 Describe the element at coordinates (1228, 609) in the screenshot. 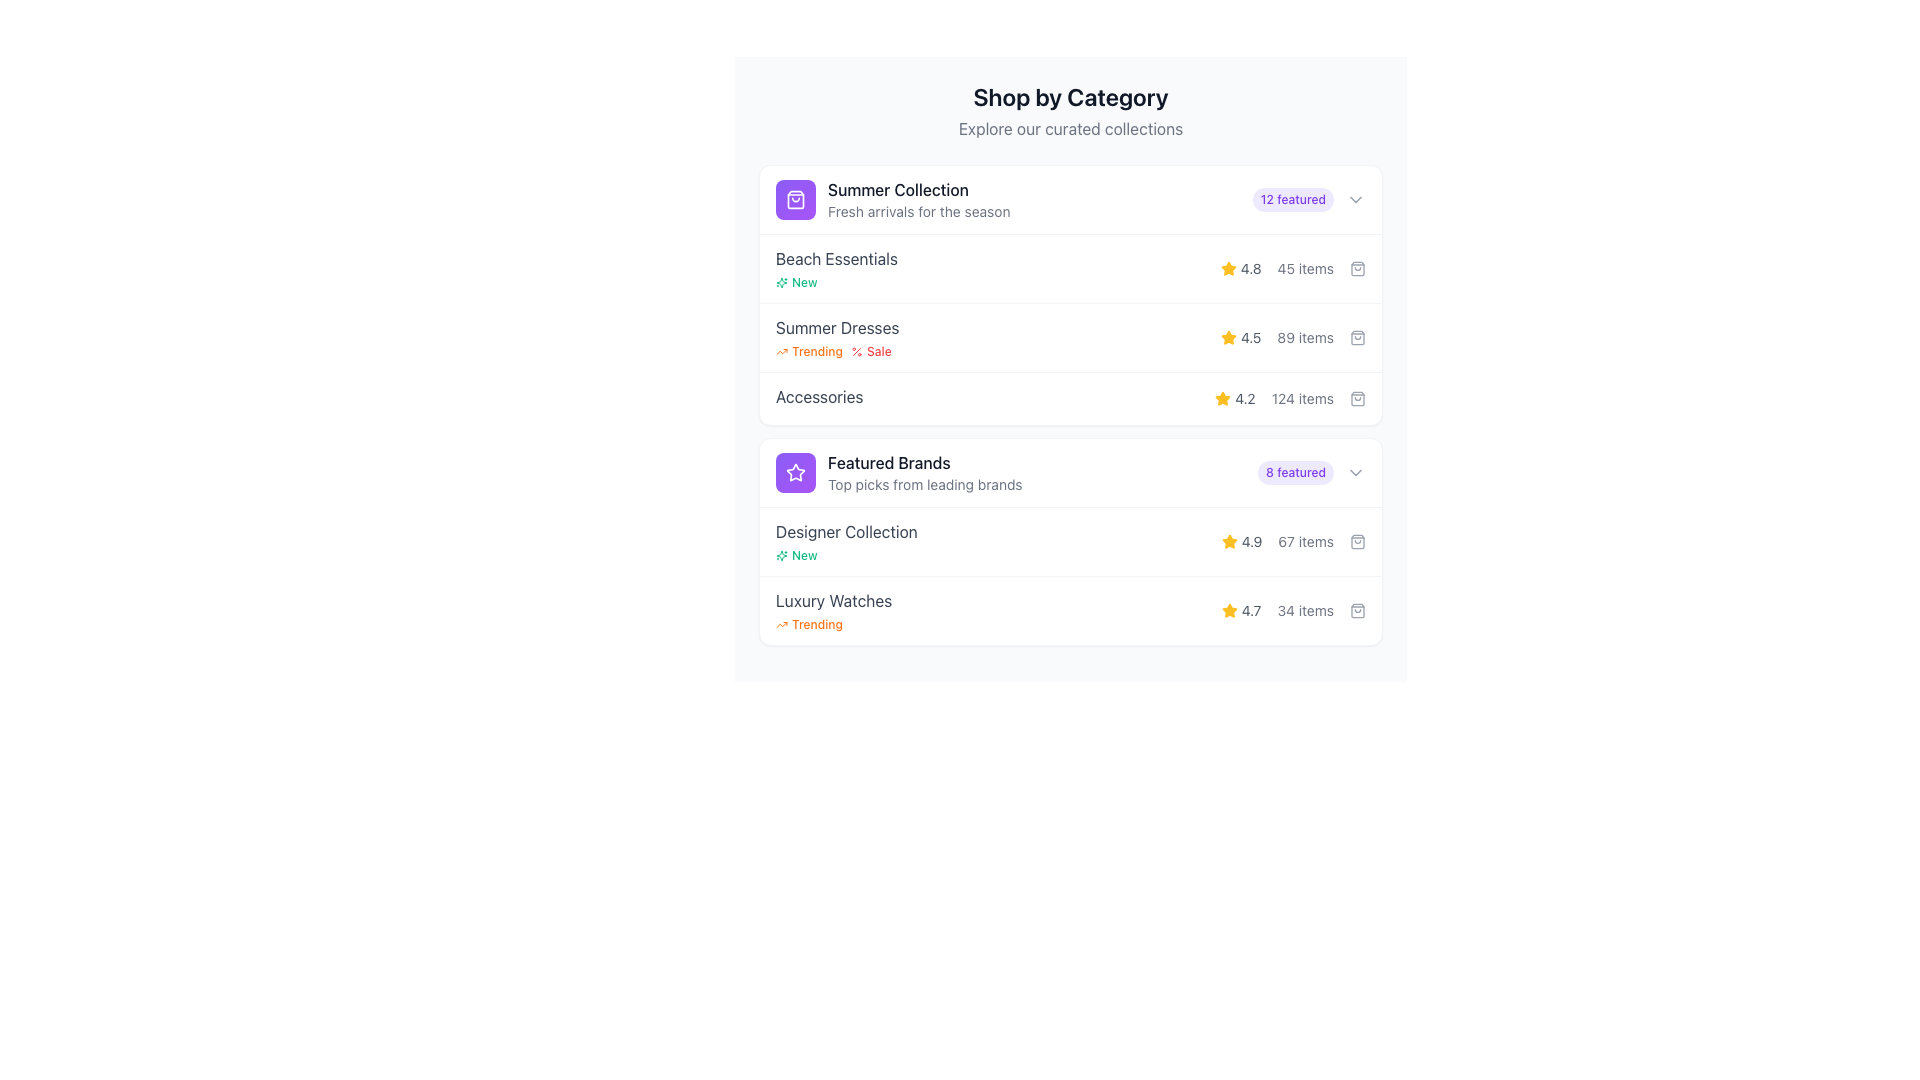

I see `the yellow star icon with rounded edges, filled with a gold hue, located to the left of the text '4.7' in the 'Luxury Watches' row under 'Featured Brands'` at that location.